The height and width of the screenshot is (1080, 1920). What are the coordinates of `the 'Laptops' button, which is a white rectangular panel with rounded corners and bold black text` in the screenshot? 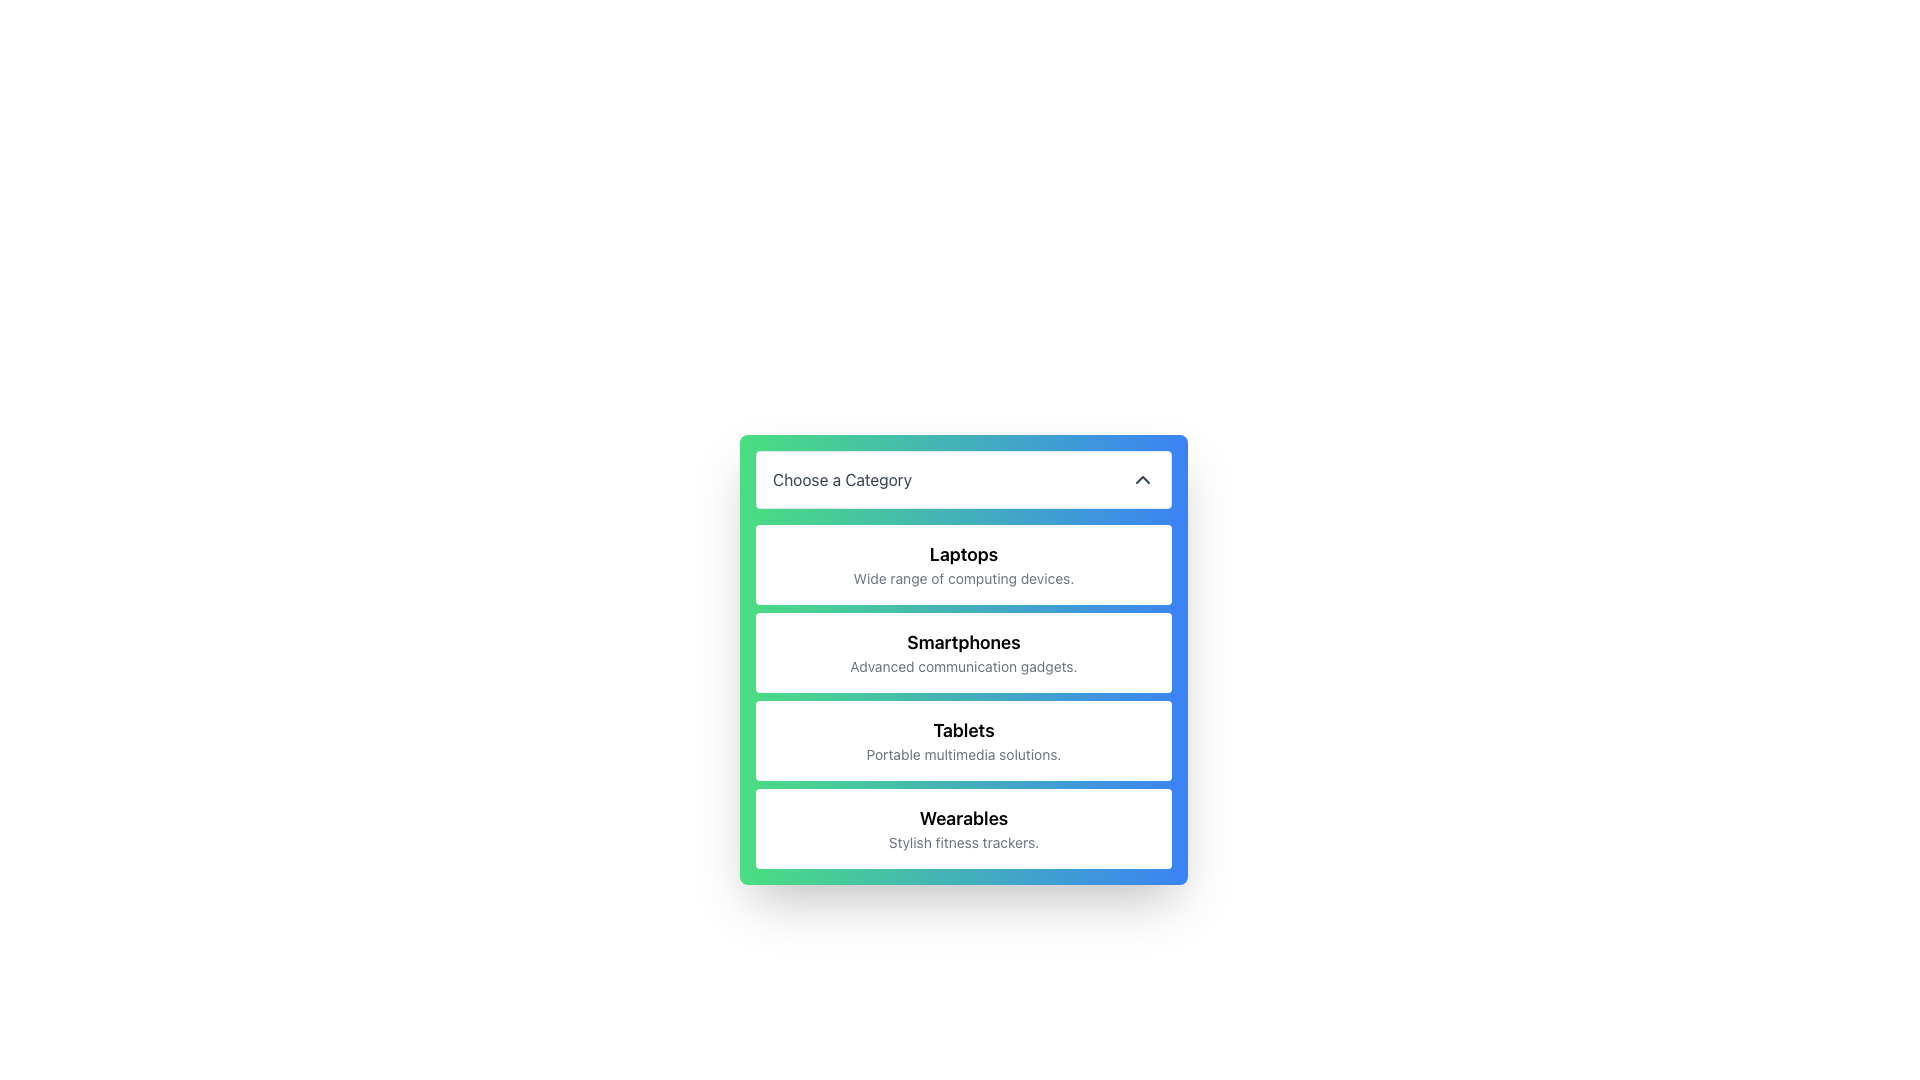 It's located at (964, 564).